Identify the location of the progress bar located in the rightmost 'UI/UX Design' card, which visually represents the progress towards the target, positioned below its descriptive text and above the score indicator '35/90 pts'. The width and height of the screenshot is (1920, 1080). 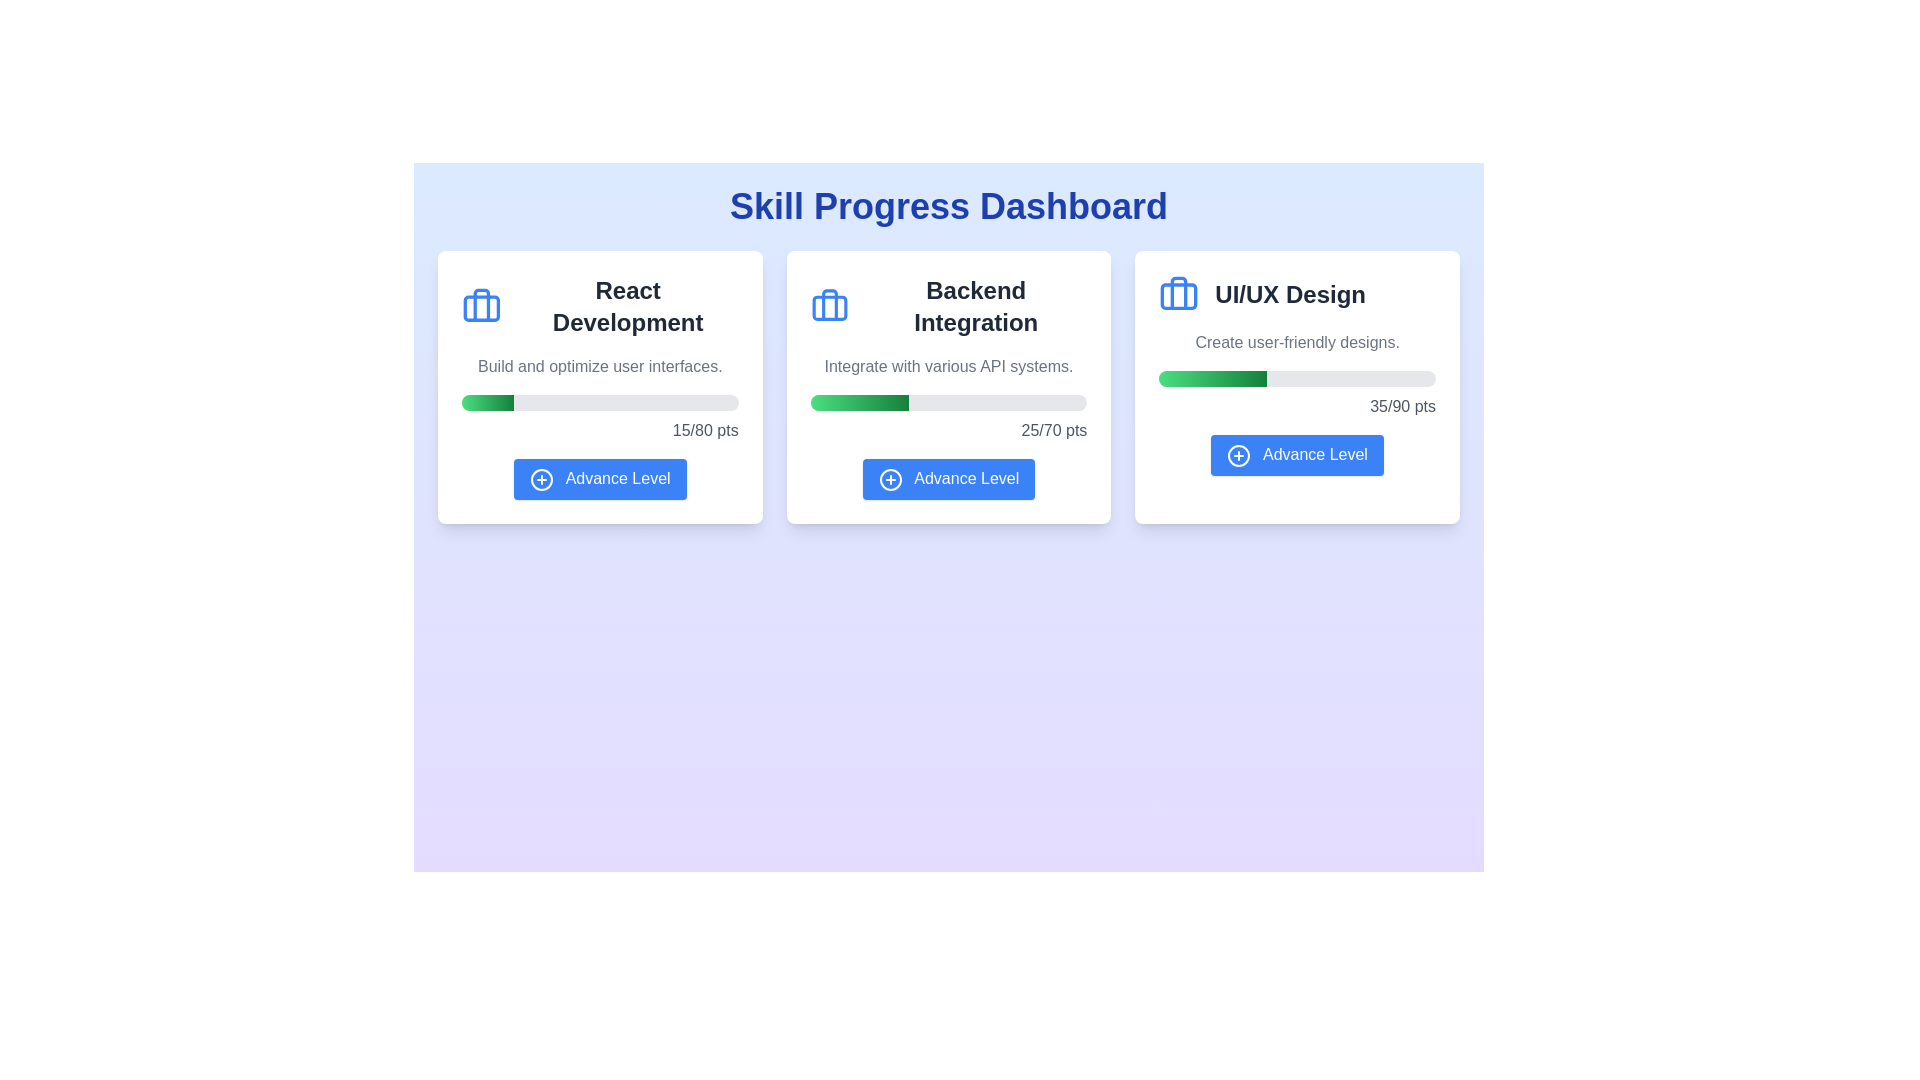
(1212, 378).